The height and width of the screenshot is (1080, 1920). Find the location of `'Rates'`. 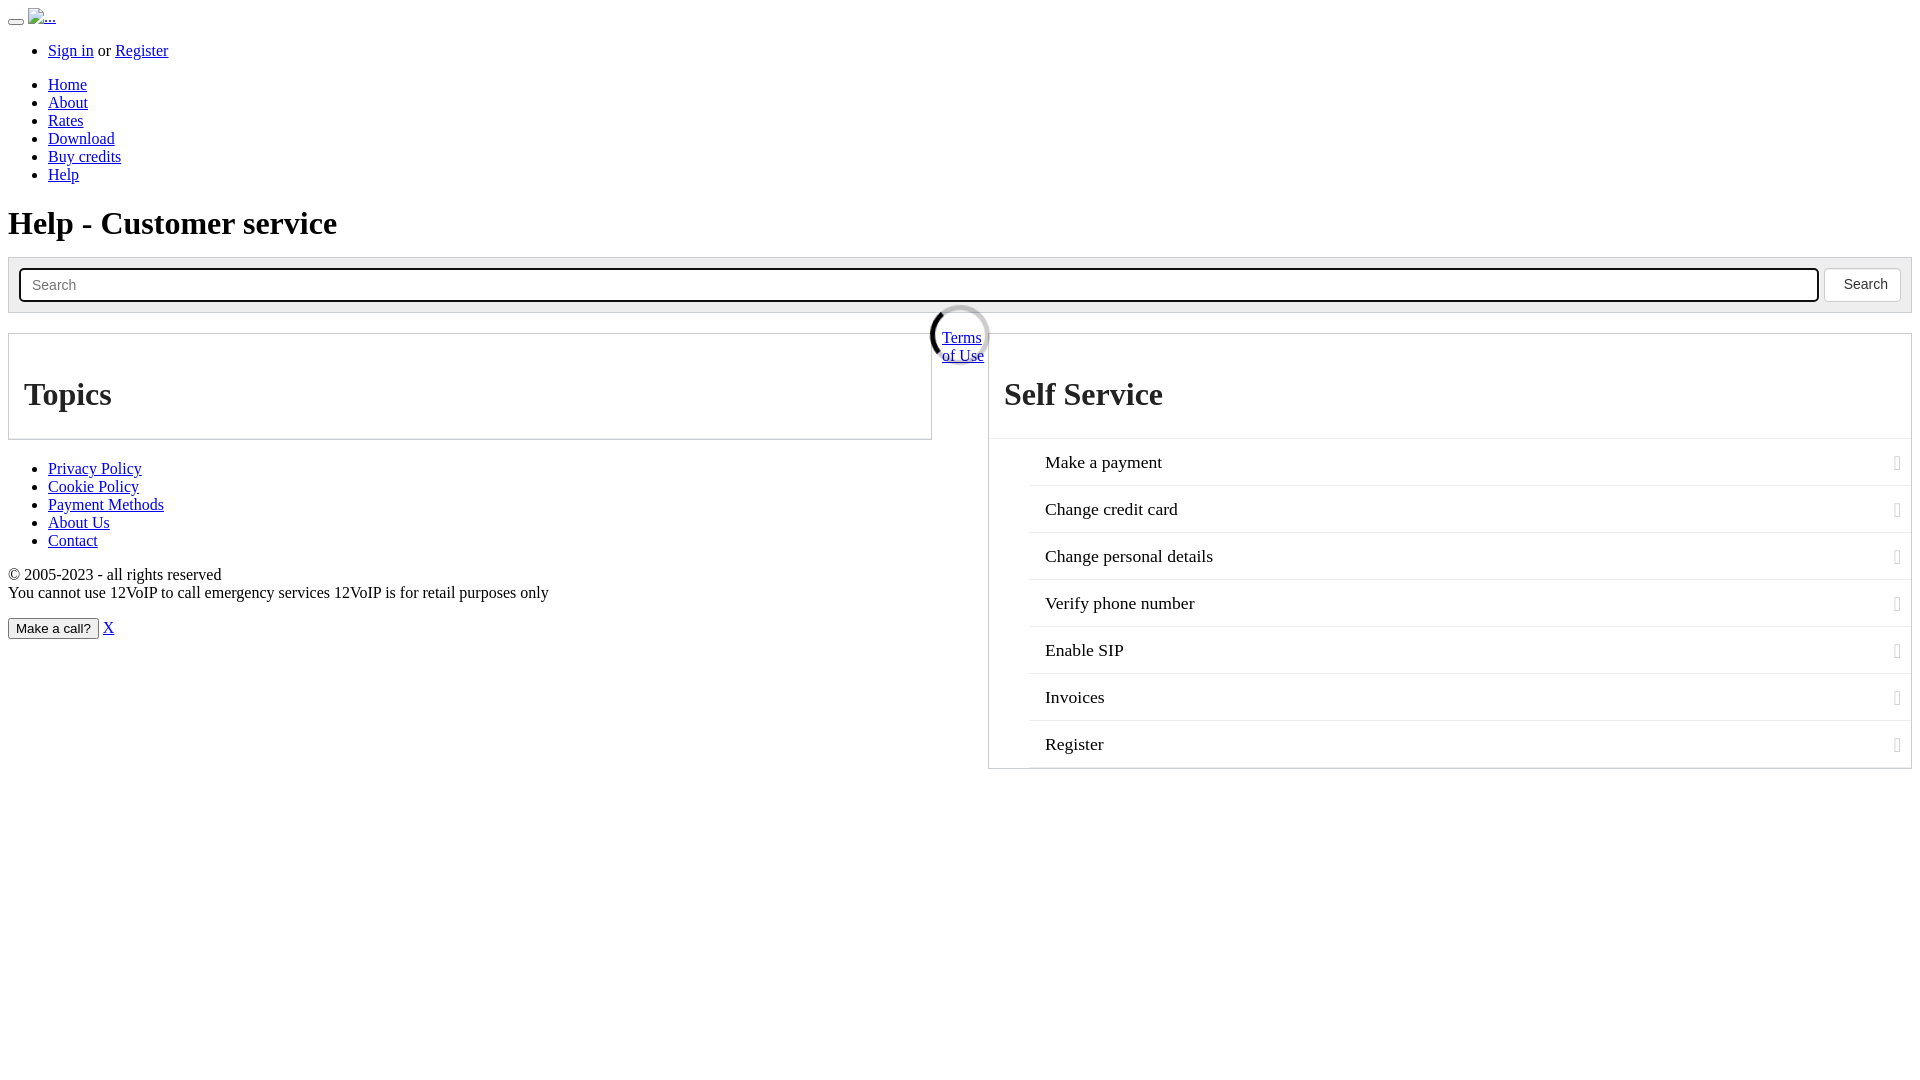

'Rates' is located at coordinates (66, 120).